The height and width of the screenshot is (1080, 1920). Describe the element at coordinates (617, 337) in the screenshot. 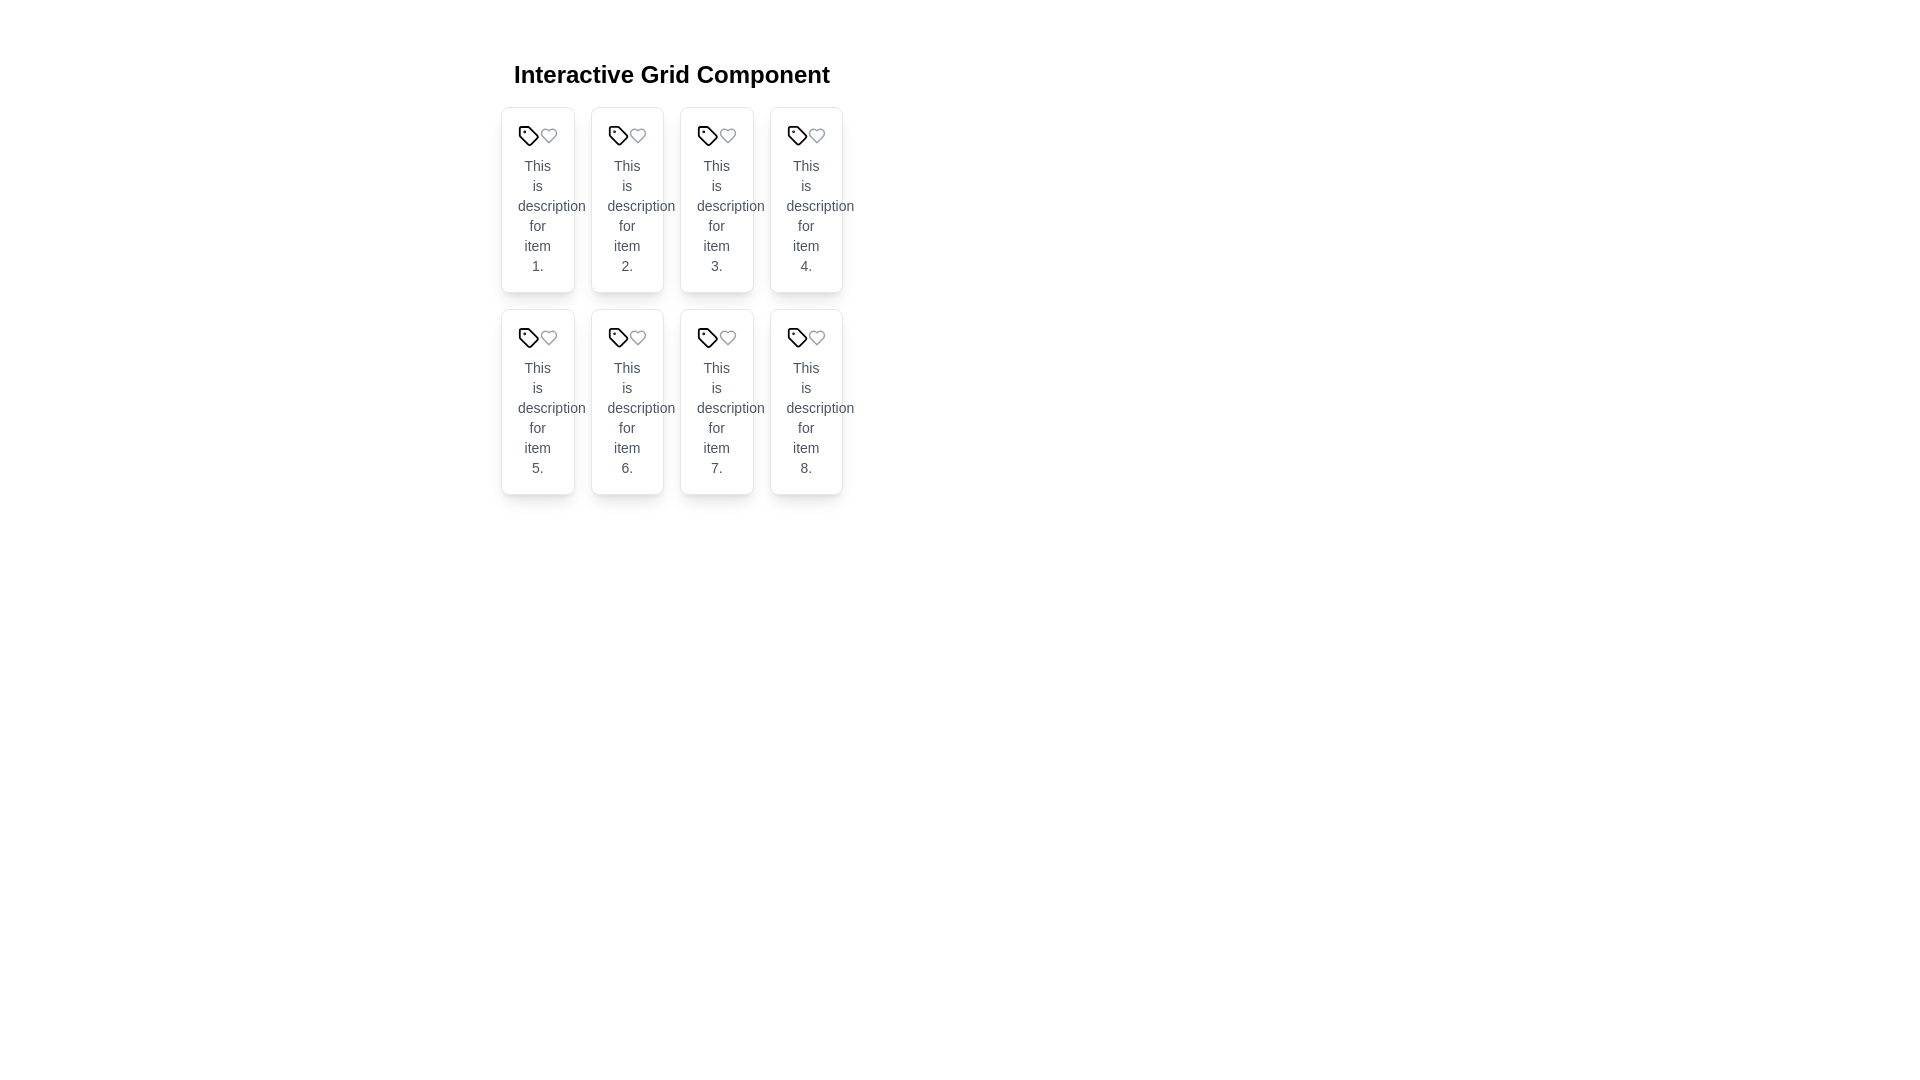

I see `the icon resembling a tag located next to the text 'Tile 6' in the grid layout` at that location.